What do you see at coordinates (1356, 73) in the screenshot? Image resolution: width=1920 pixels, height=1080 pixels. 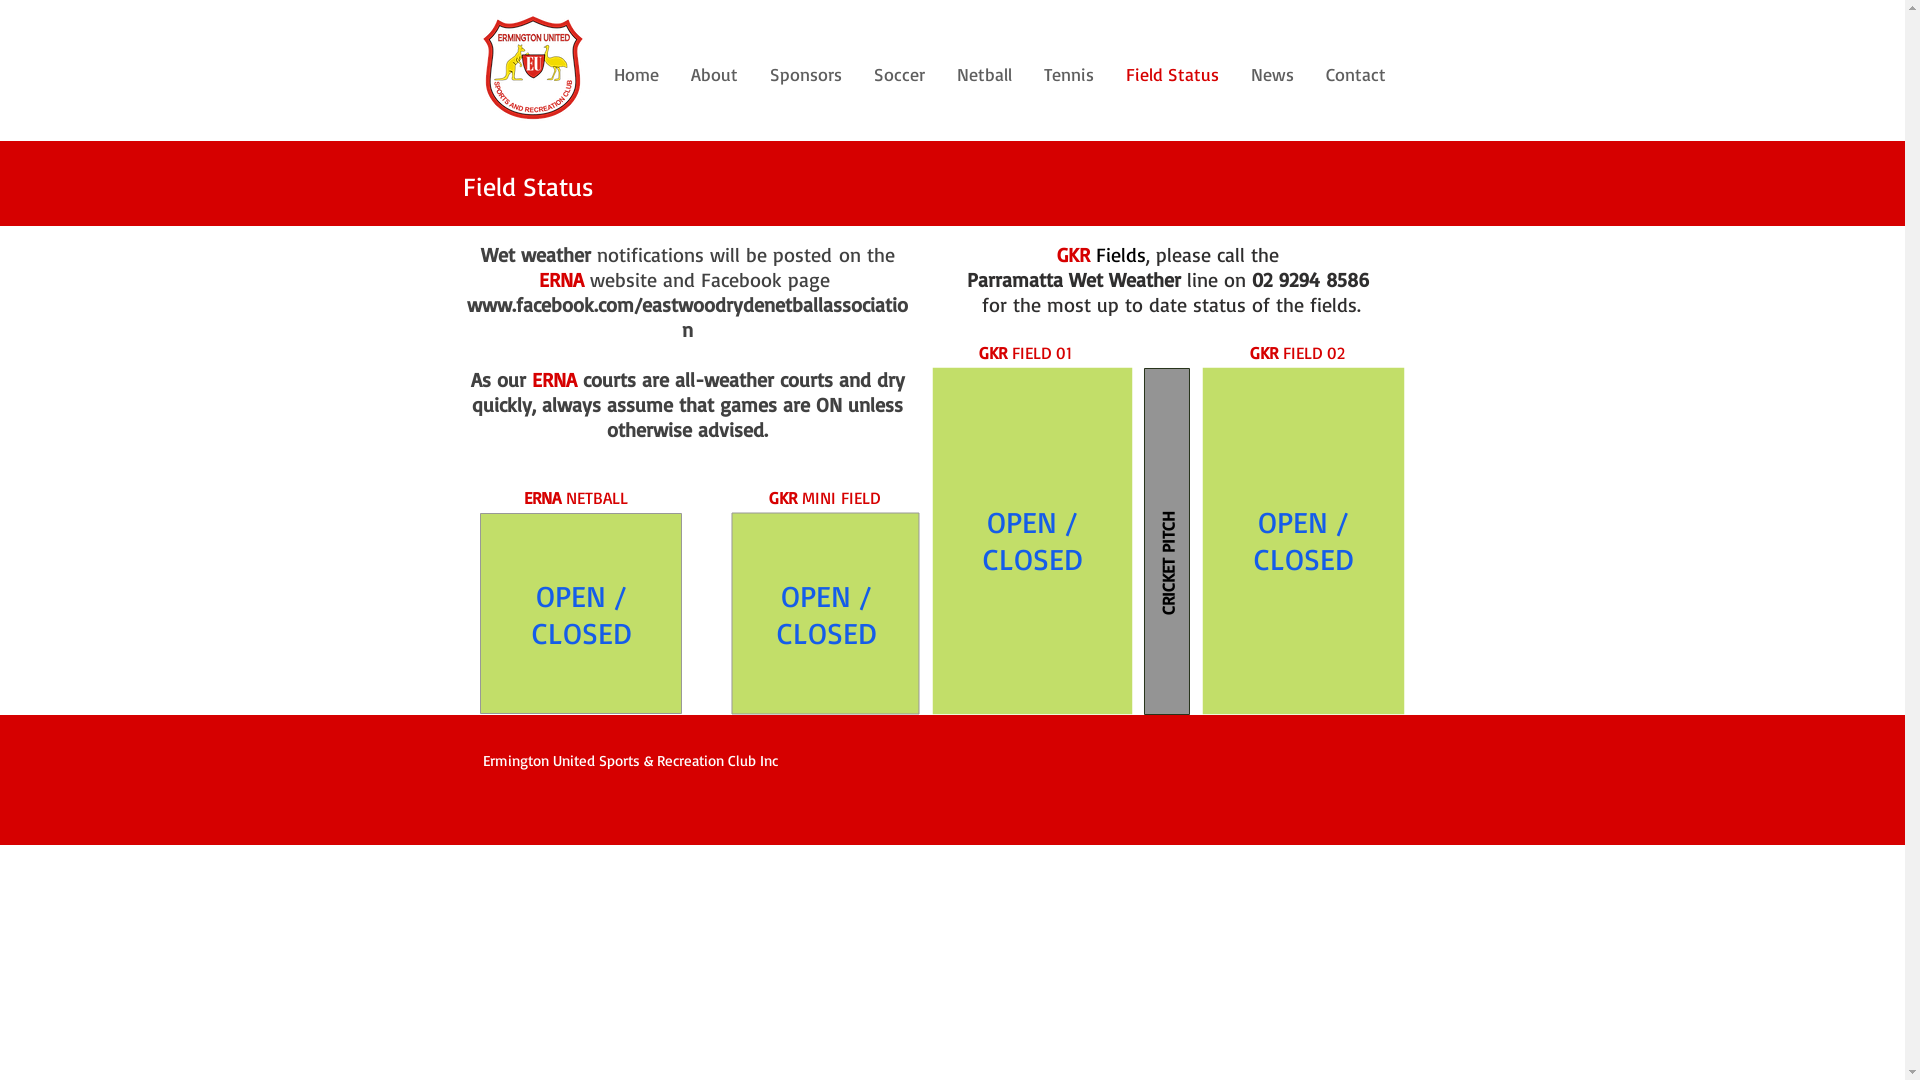 I see `'Contact'` at bounding box center [1356, 73].